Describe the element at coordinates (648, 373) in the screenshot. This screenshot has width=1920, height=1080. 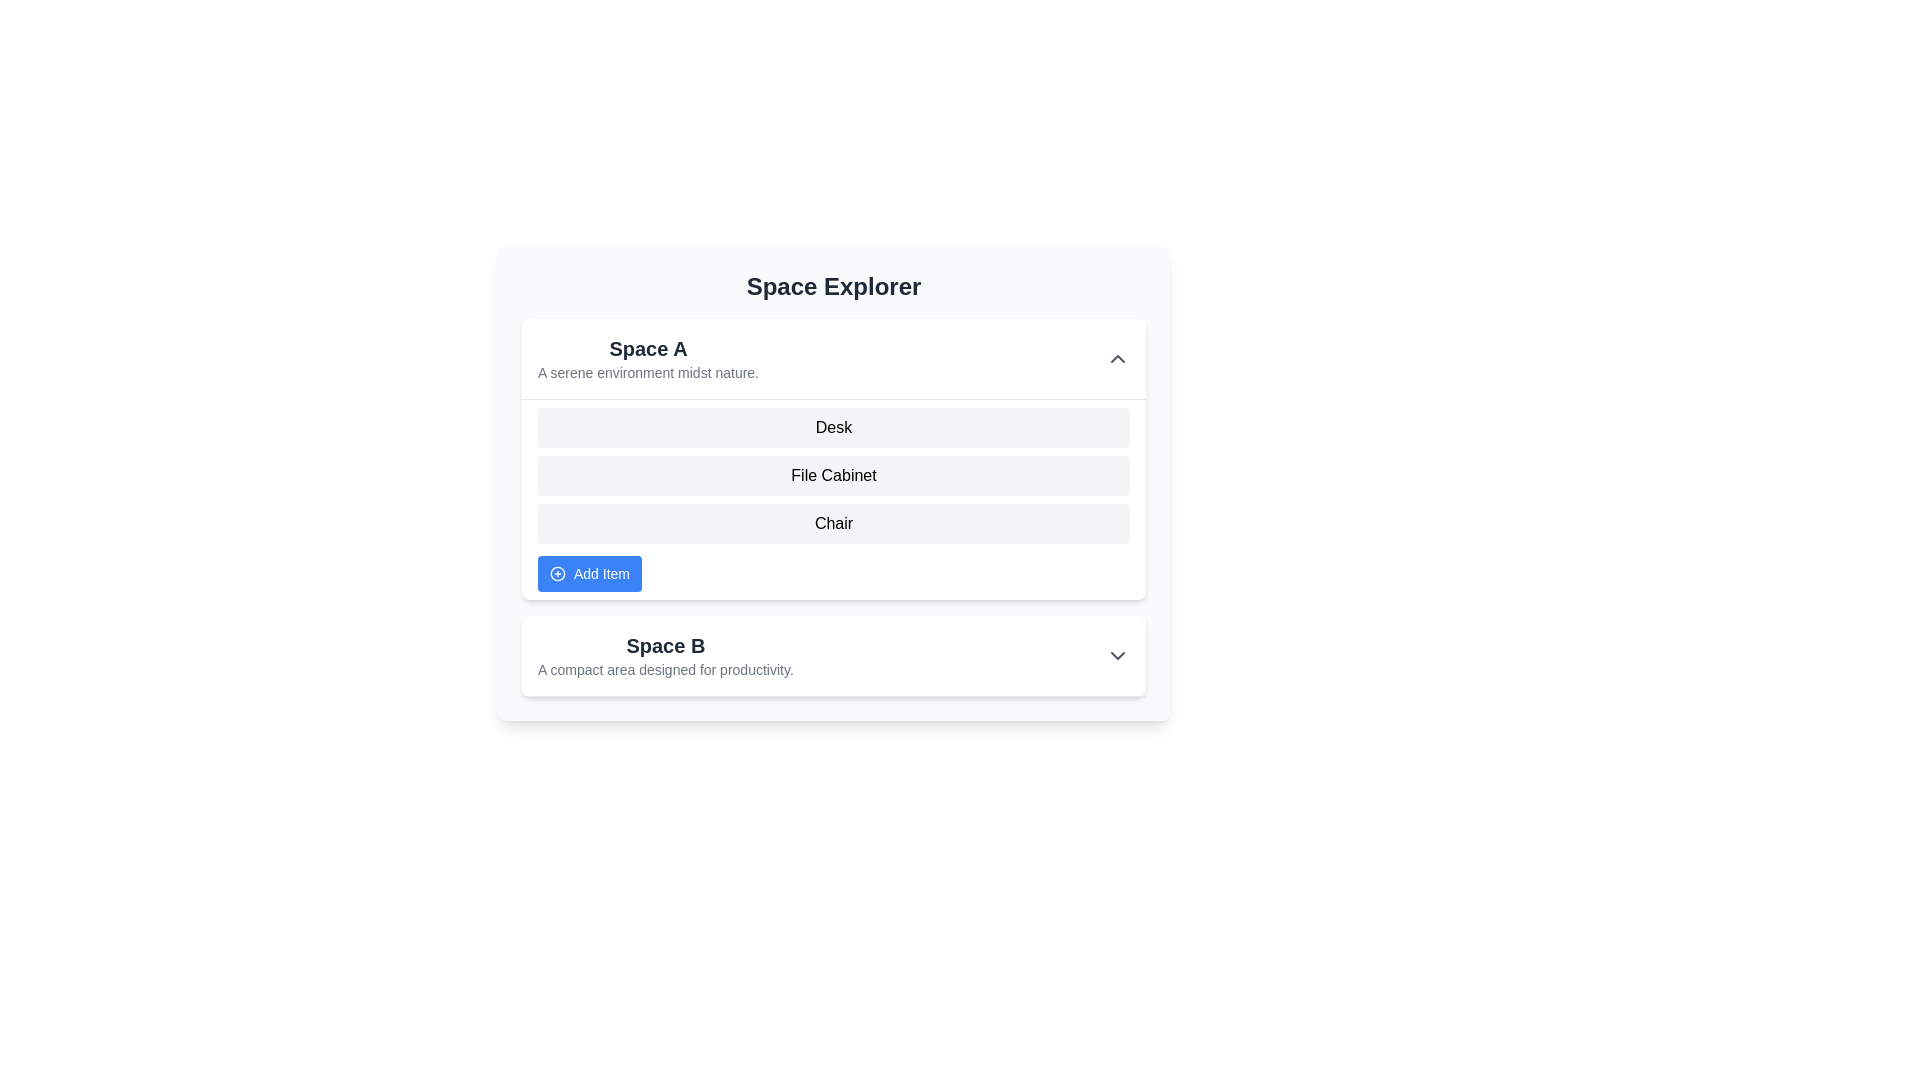
I see `the static text element that provides context for 'Space A', located directly below the 'Space A' heading` at that location.